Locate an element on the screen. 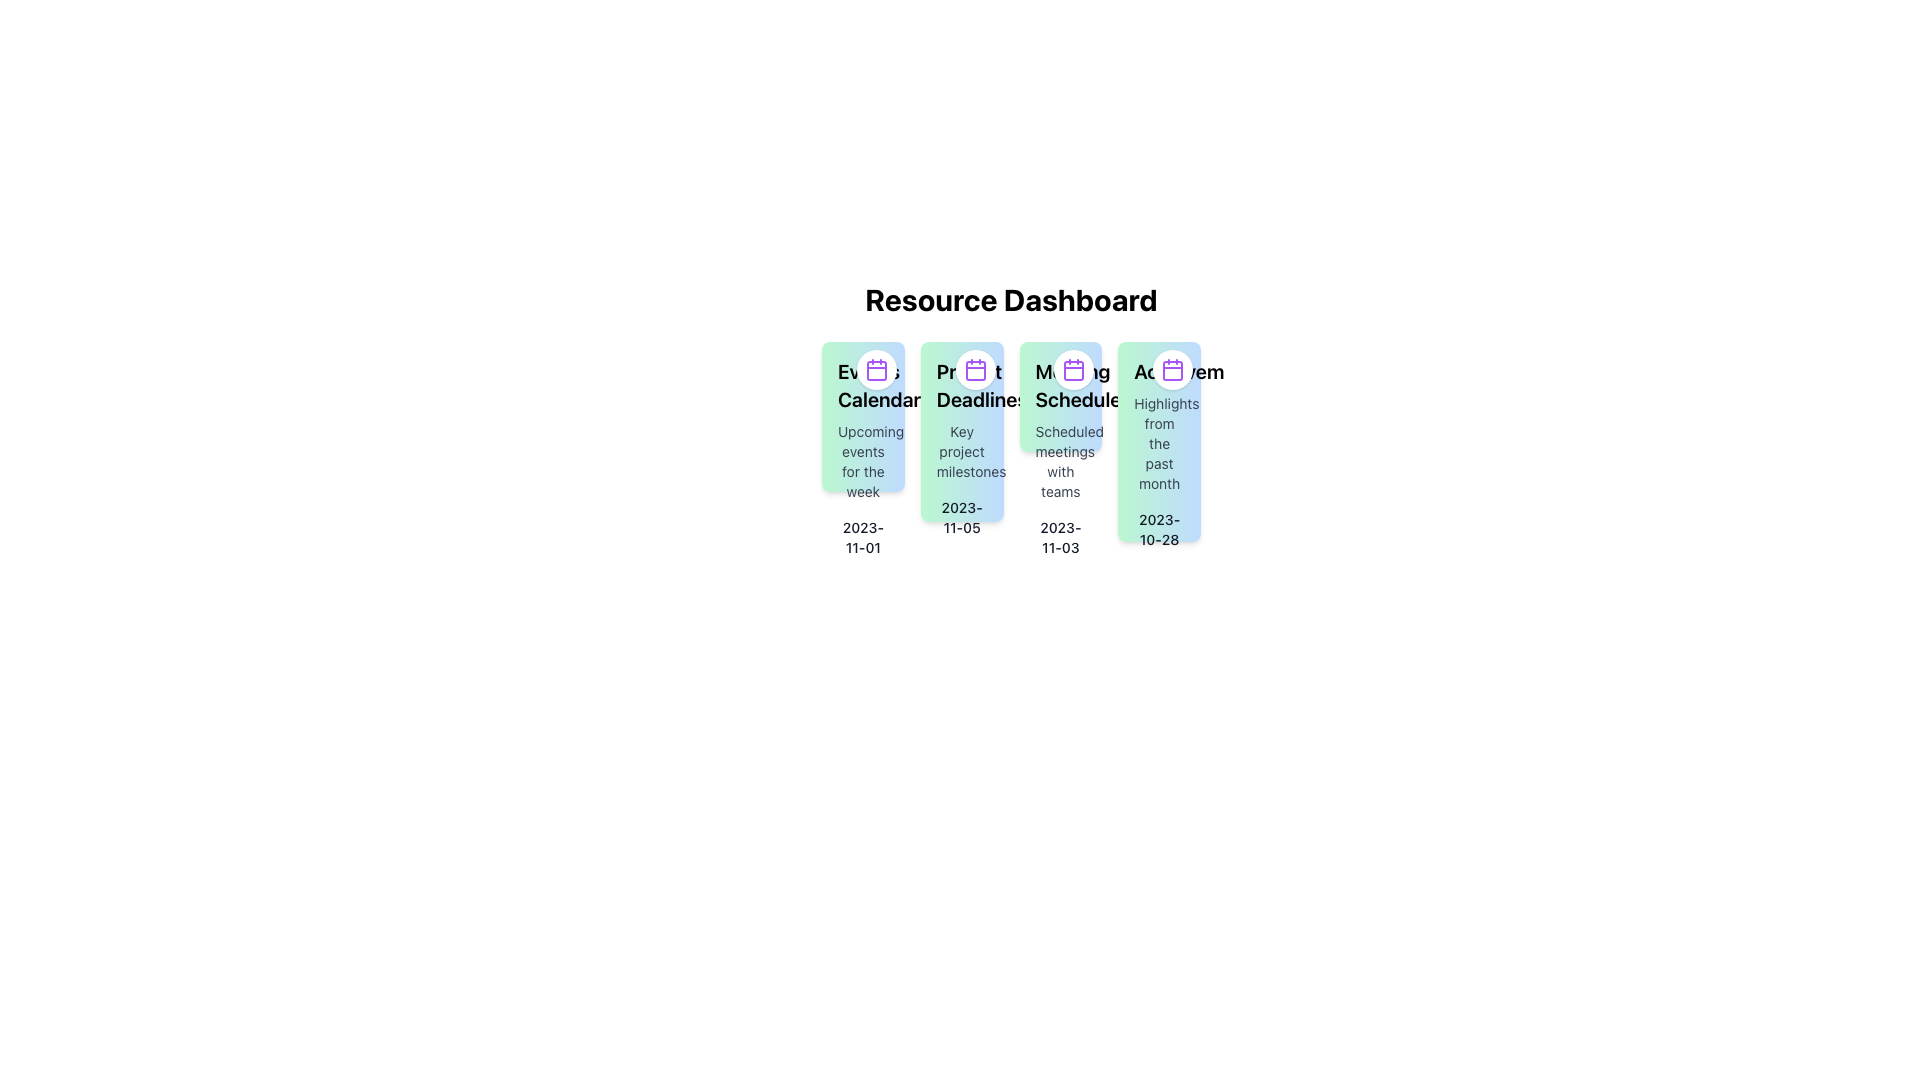 The image size is (1920, 1080). the circular white Icon Button with a purple calendar icon located in the top-right corner of the 'Events Calendar' card is located at coordinates (876, 370).